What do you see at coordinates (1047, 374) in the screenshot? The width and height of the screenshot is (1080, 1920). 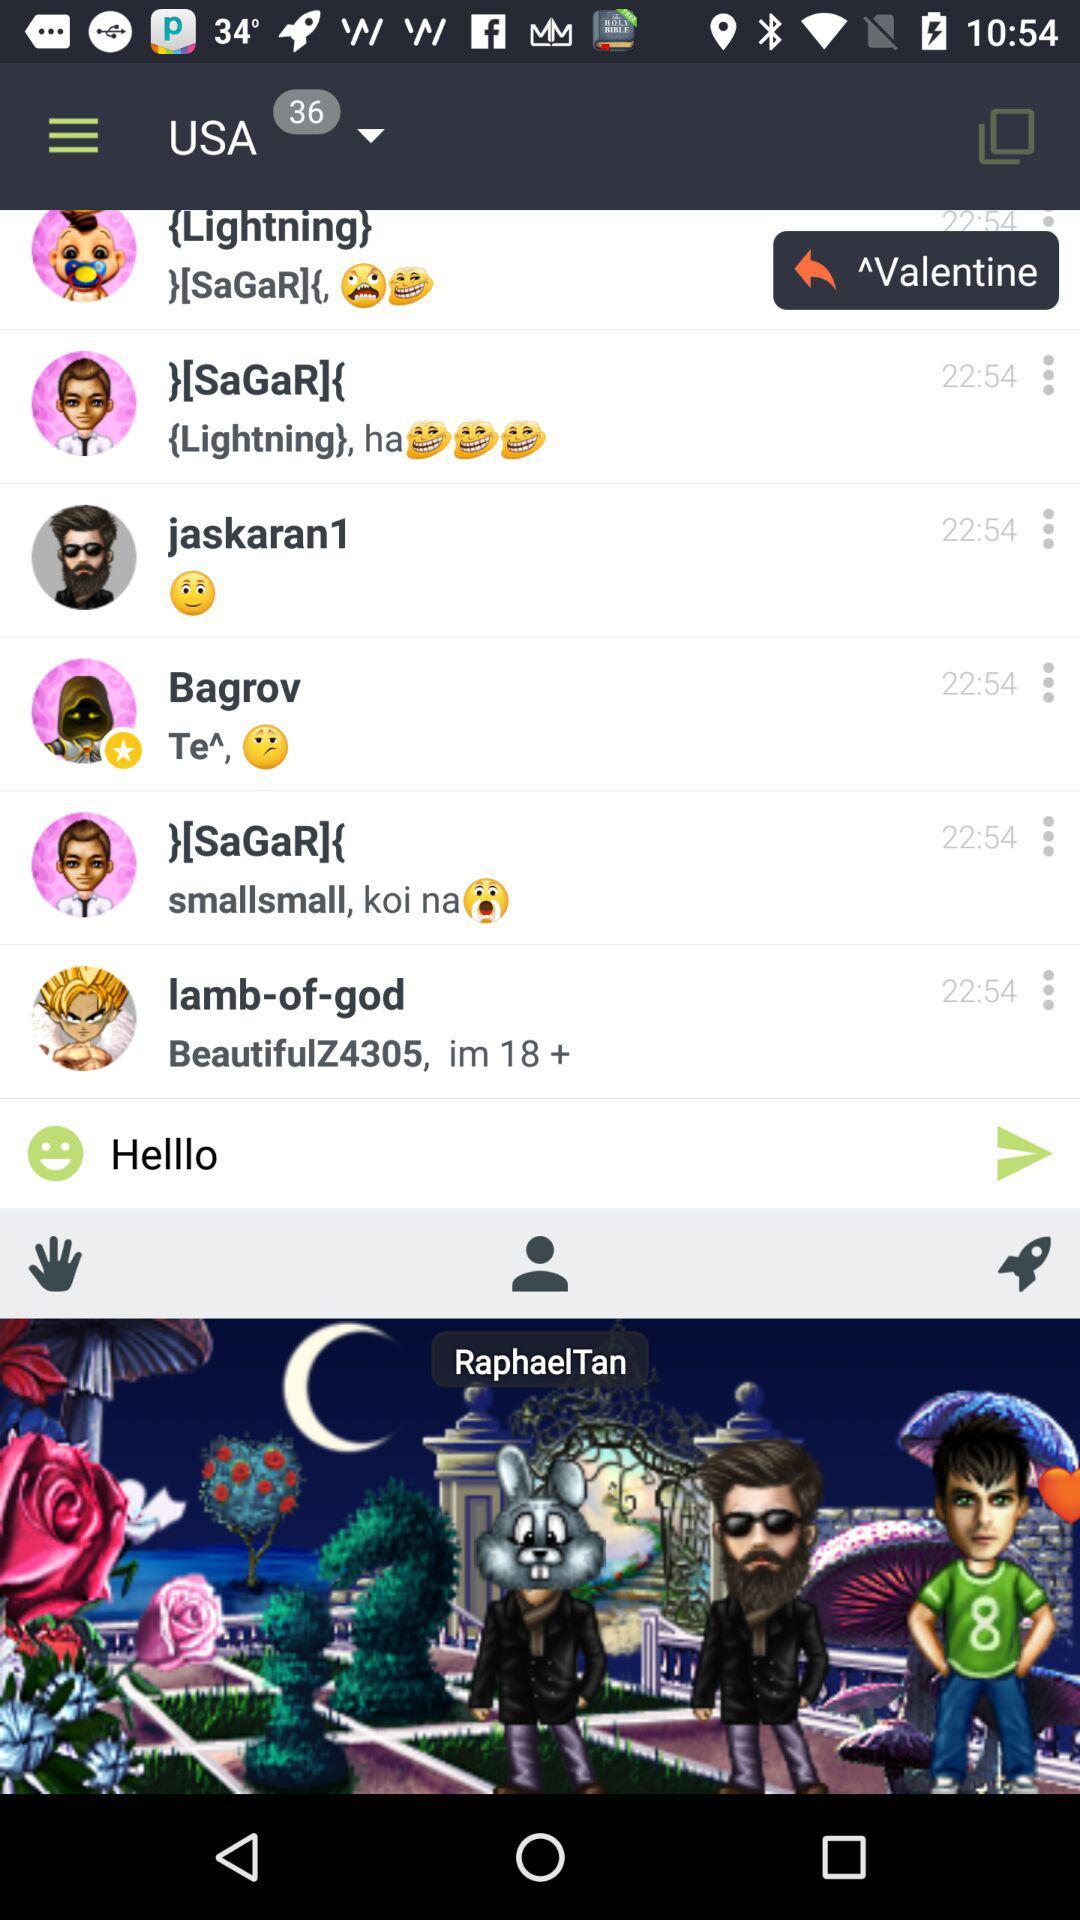 I see `open extended options` at bounding box center [1047, 374].